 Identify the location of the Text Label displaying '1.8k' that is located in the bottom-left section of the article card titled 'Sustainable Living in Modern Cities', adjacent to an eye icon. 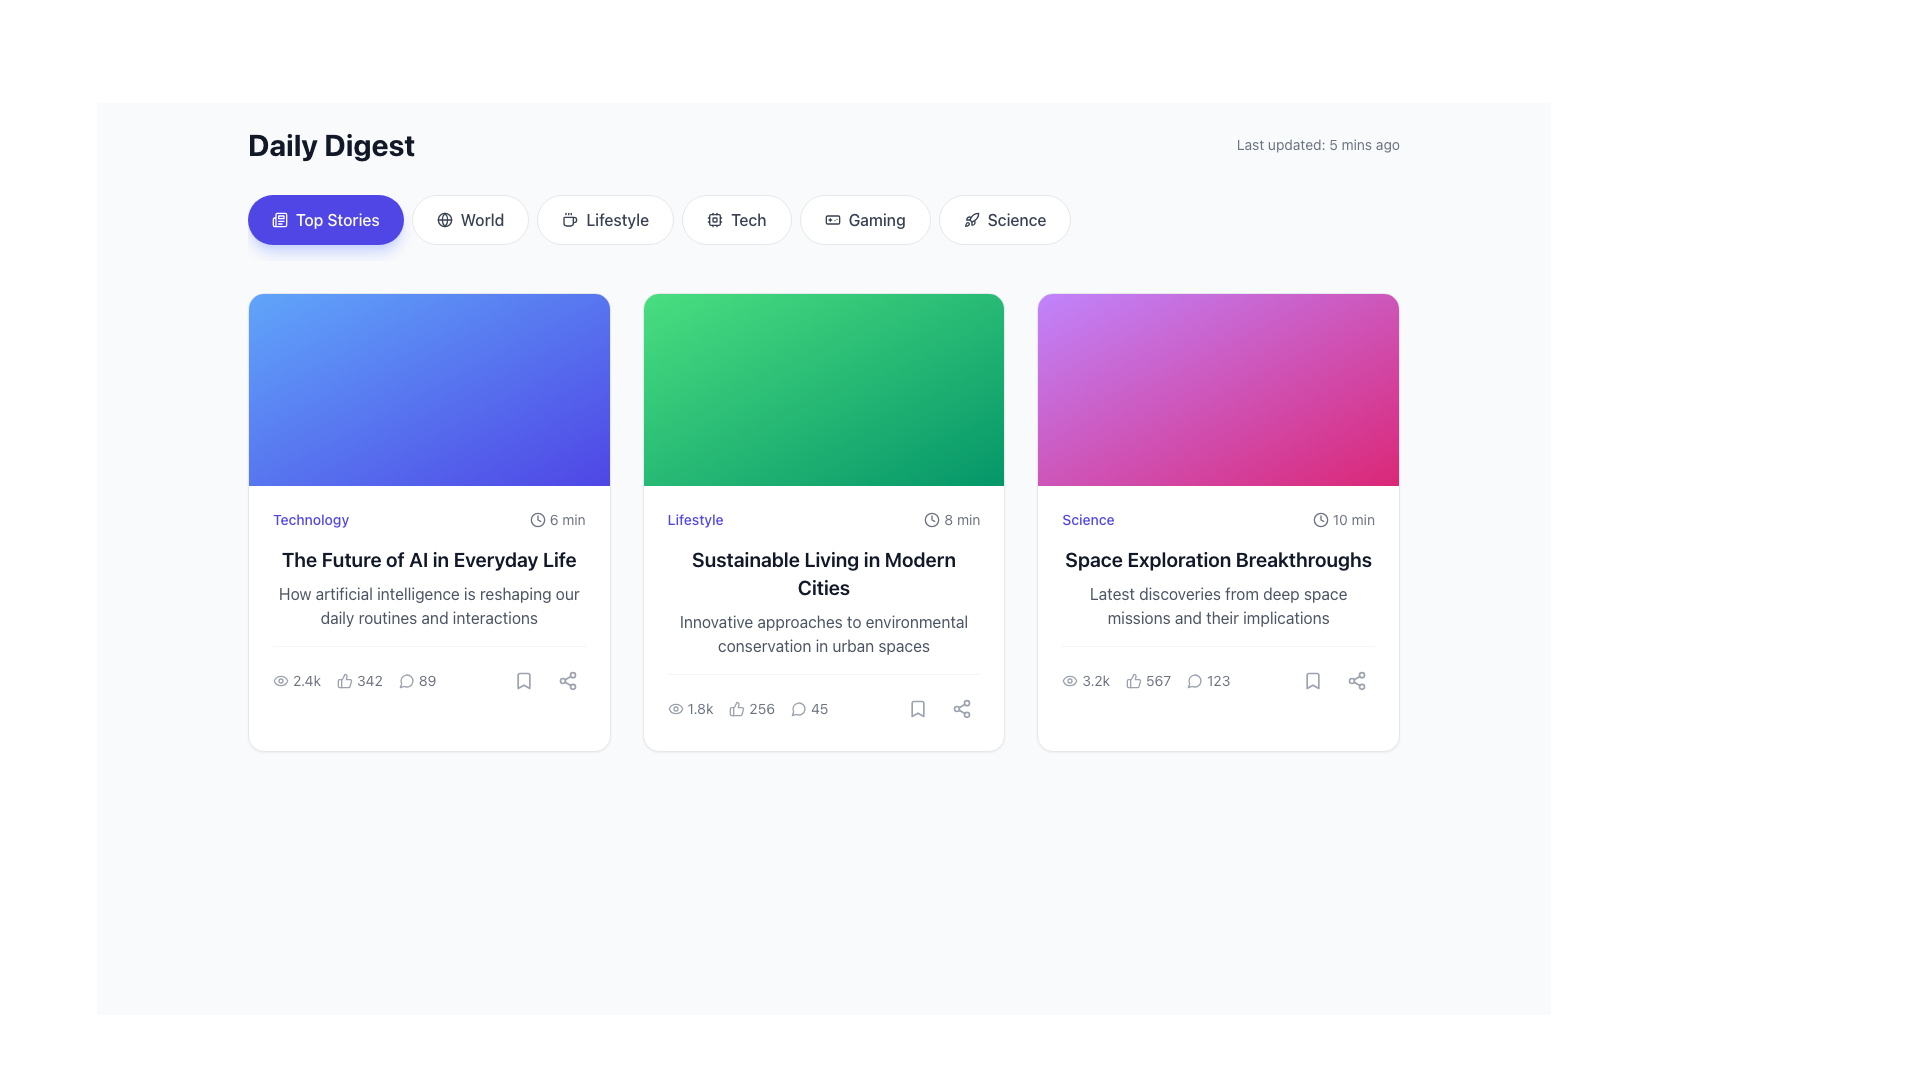
(700, 708).